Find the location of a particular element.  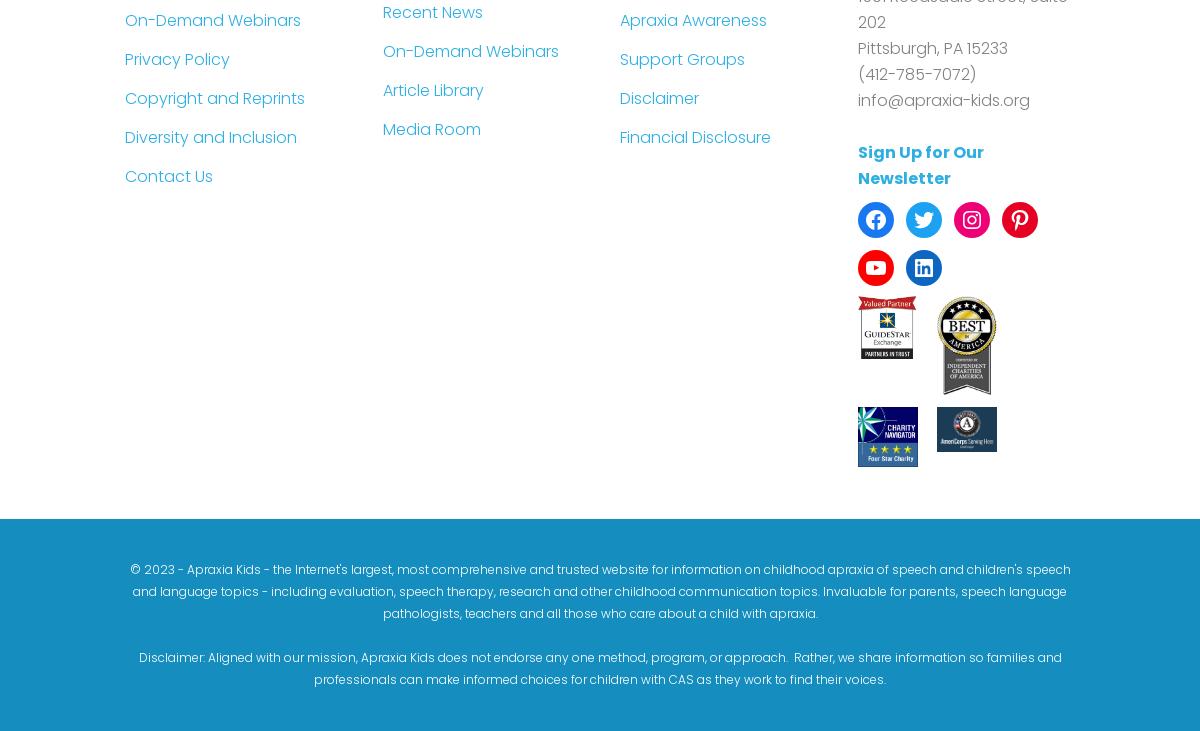

'Pittsburgh, PA 15233' is located at coordinates (932, 46).